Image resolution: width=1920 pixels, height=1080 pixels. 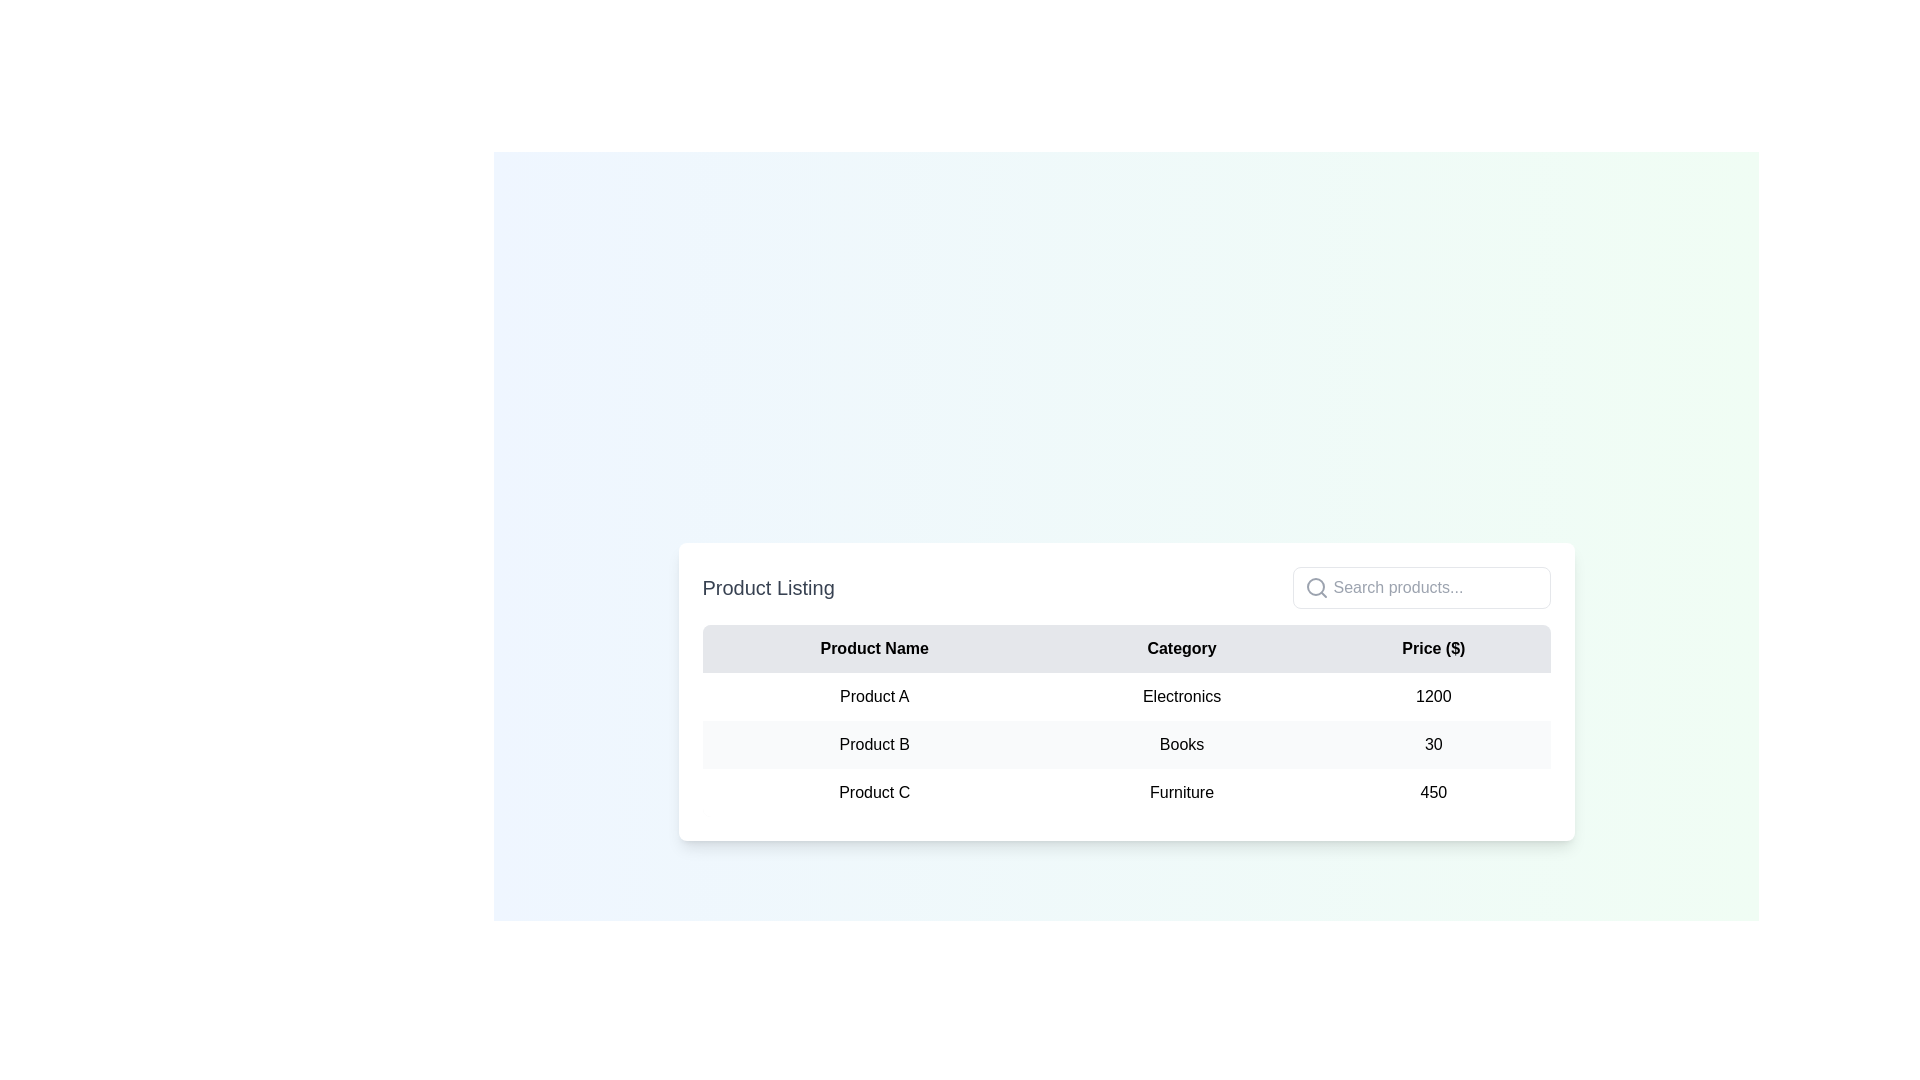 What do you see at coordinates (1126, 696) in the screenshot?
I see `the first row of the product listing table` at bounding box center [1126, 696].